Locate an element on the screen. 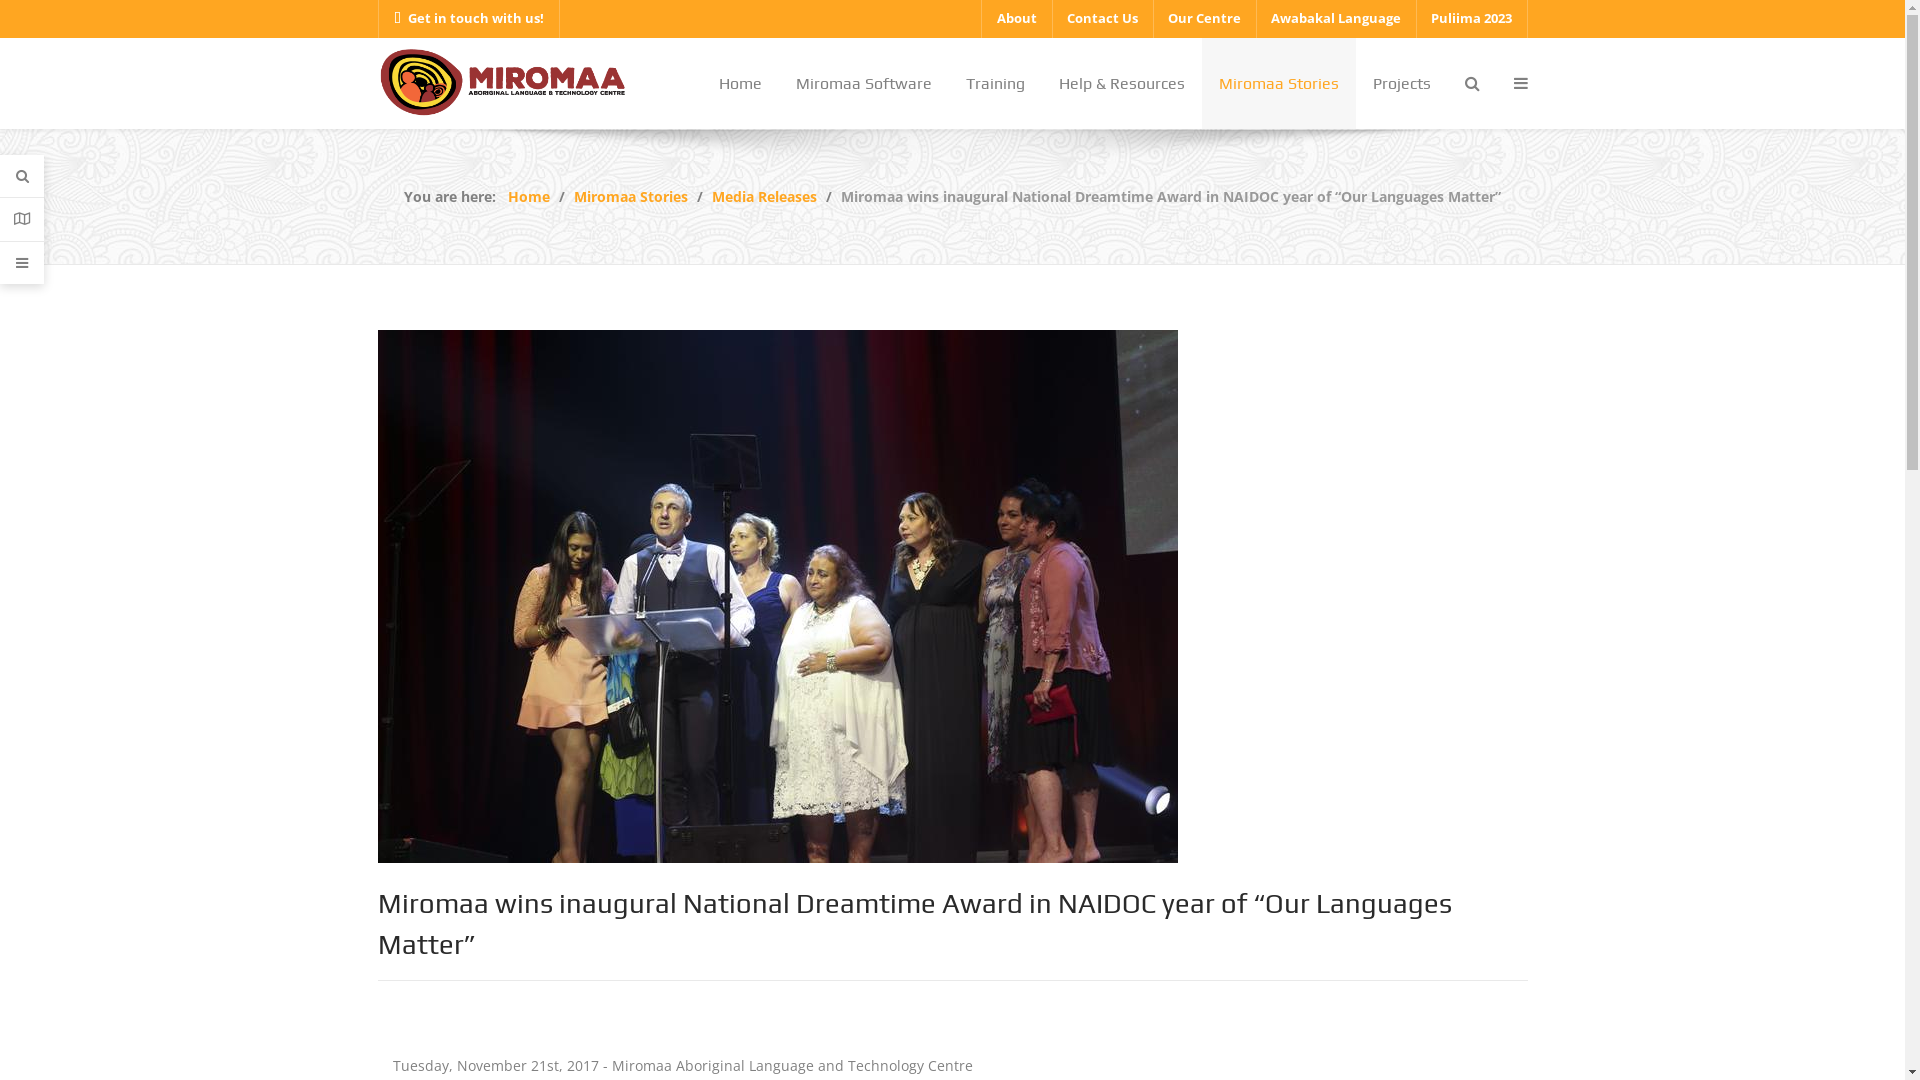 Image resolution: width=1920 pixels, height=1080 pixels. 'Miromaa Software' is located at coordinates (863, 82).